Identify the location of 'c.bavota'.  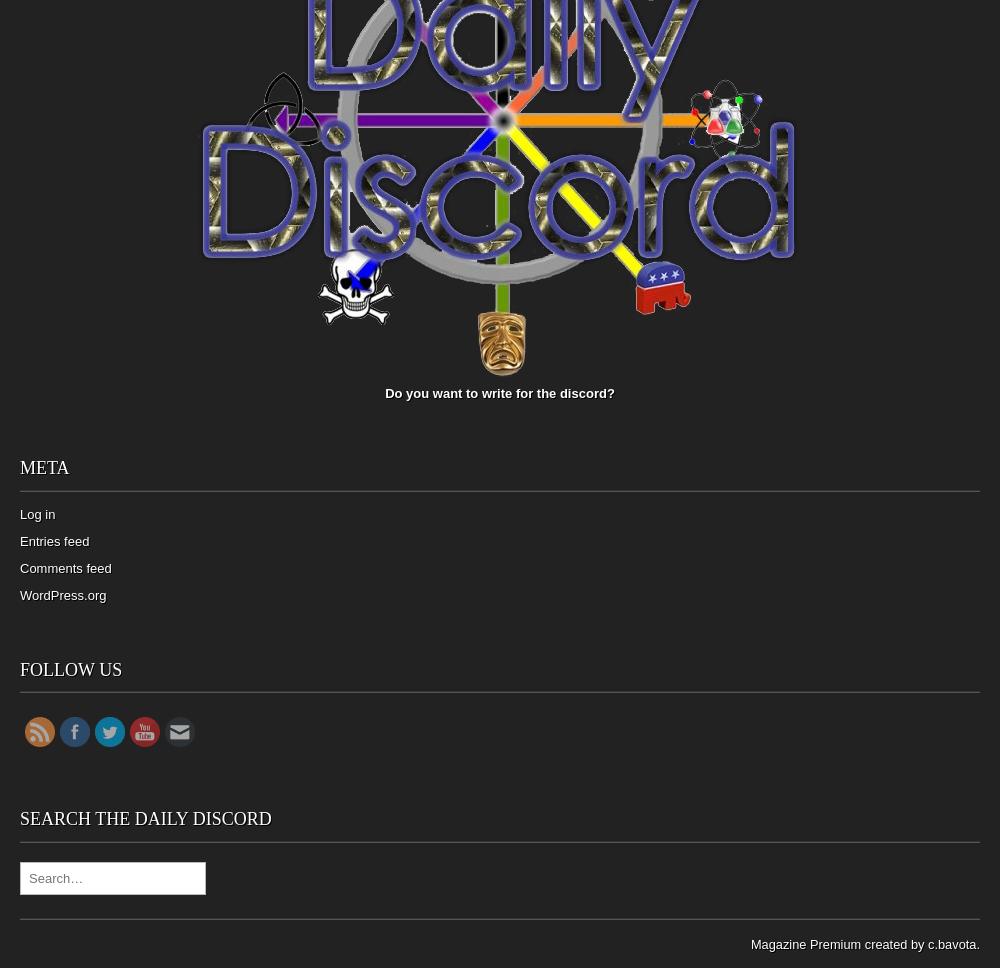
(951, 942).